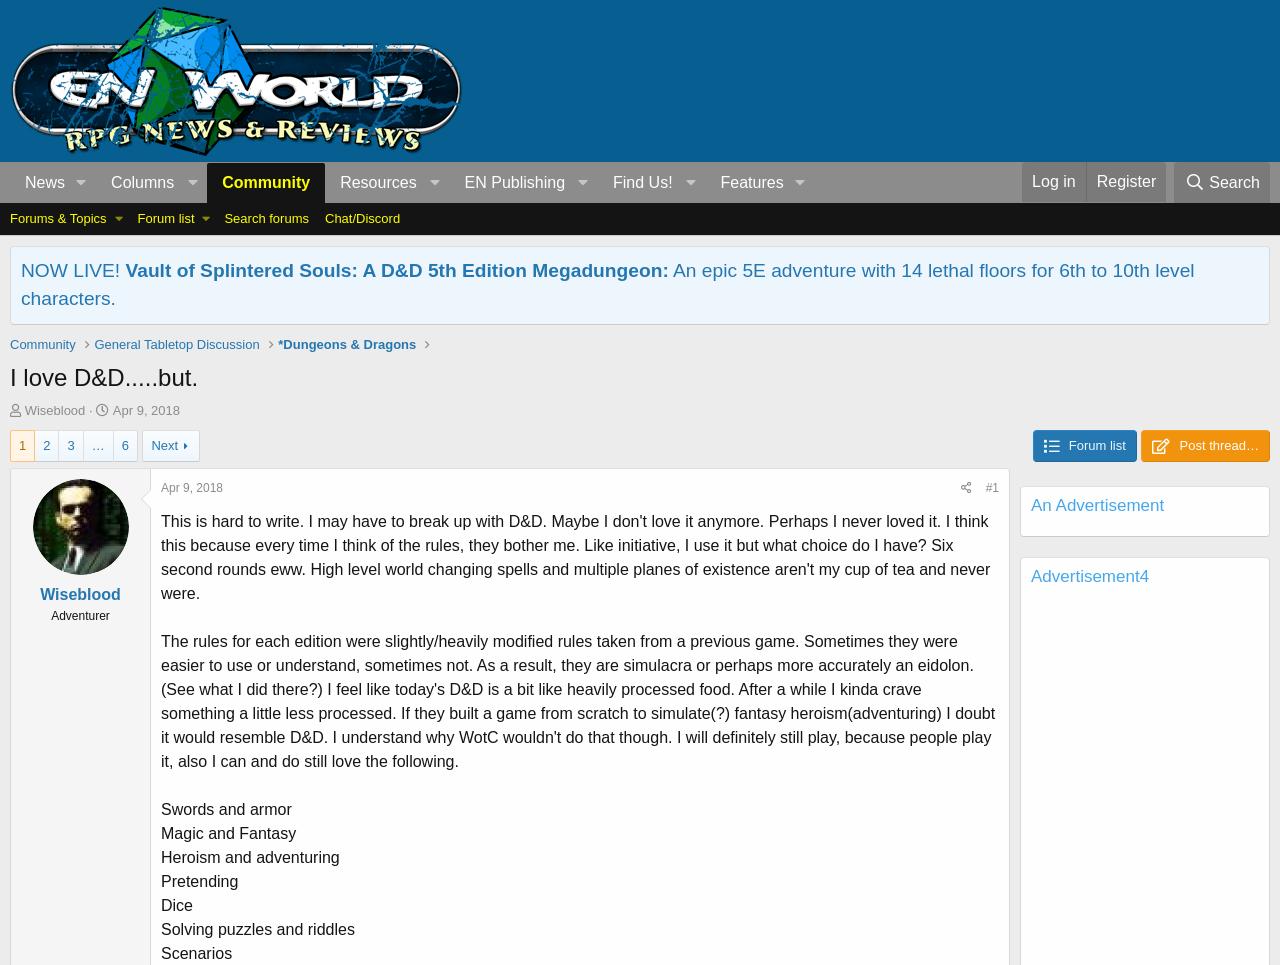 Image resolution: width=1280 pixels, height=965 pixels. What do you see at coordinates (265, 218) in the screenshot?
I see `'Search forums'` at bounding box center [265, 218].